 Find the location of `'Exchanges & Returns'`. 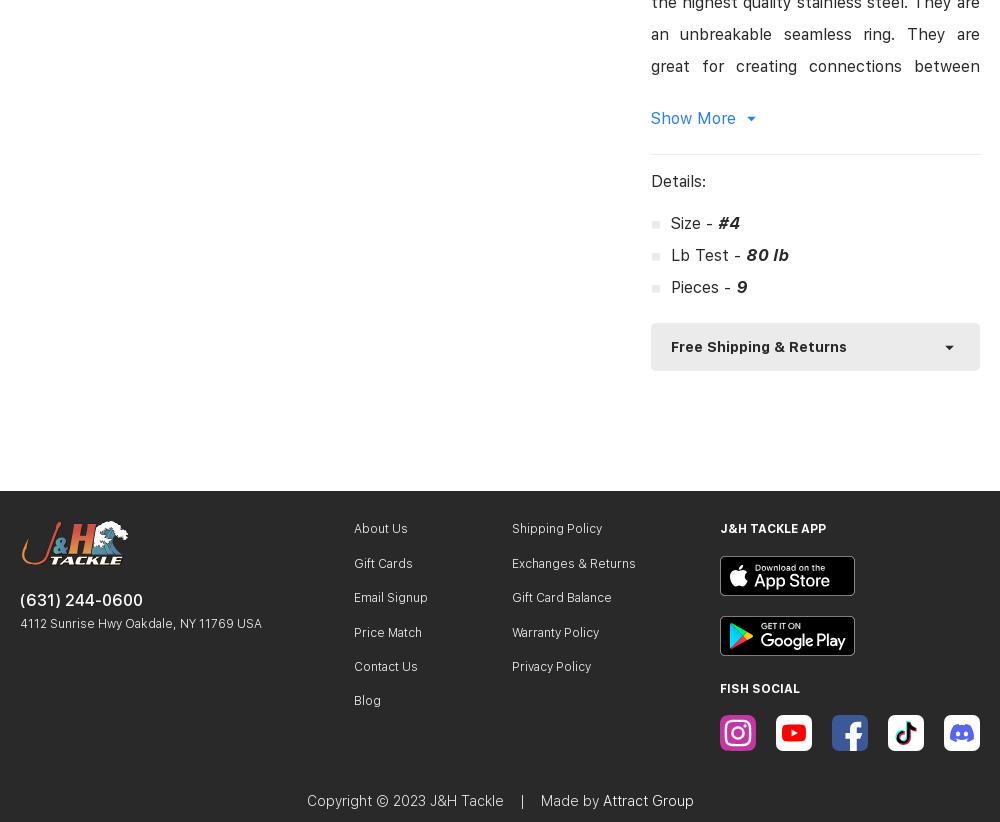

'Exchanges & Returns' is located at coordinates (573, 562).